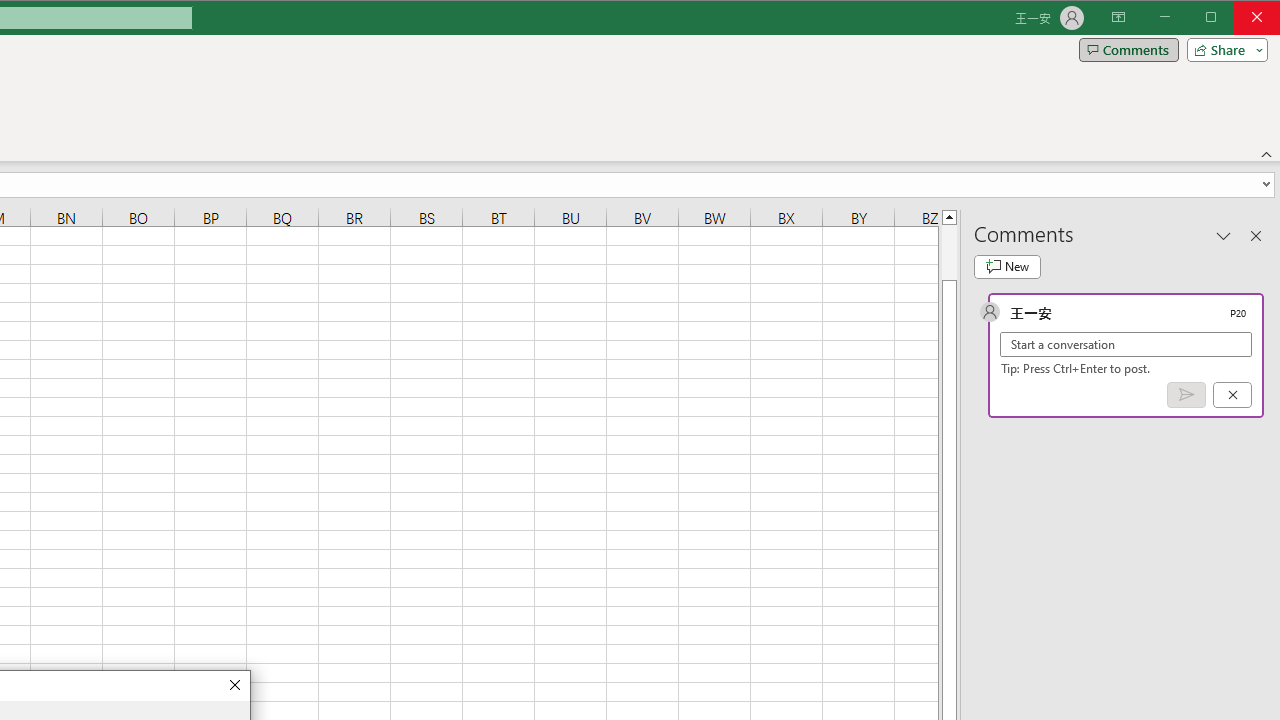 This screenshot has width=1280, height=720. I want to click on 'Ribbon Display Options', so click(1117, 18).